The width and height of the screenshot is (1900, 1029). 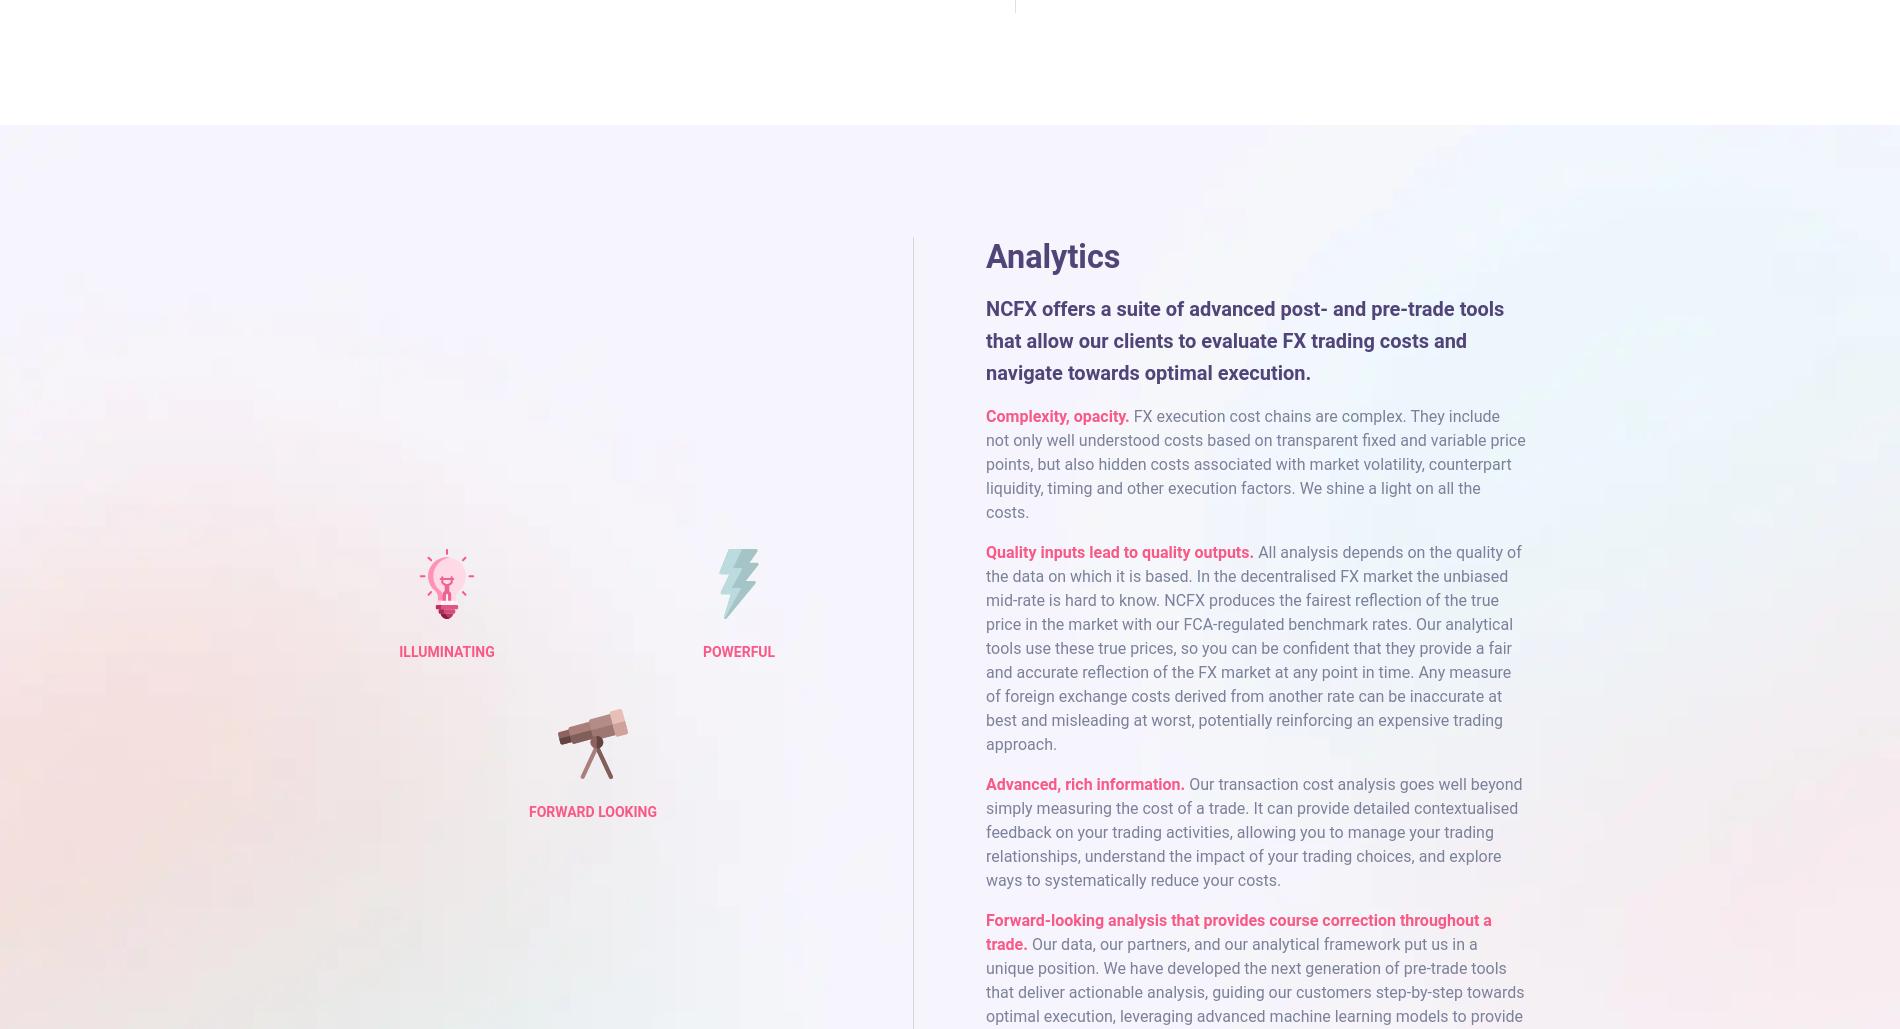 I want to click on 'FX execution cost chains are complex. They include not only well understood costs based on transparent fixed and variable price points, but also hidden costs associated with market volatility, counterpart liquidity, timing and other execution factors. We shine a light on all the costs.', so click(x=985, y=463).